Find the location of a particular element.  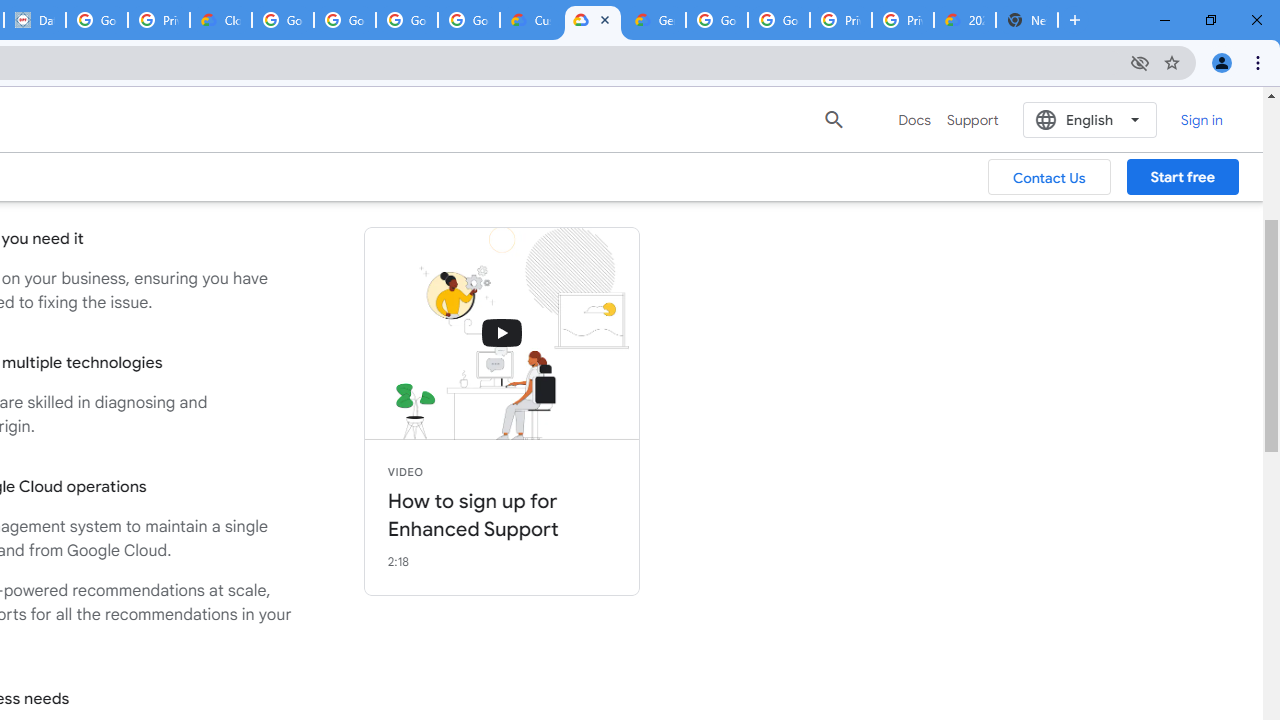

'Start free' is located at coordinates (1182, 176).